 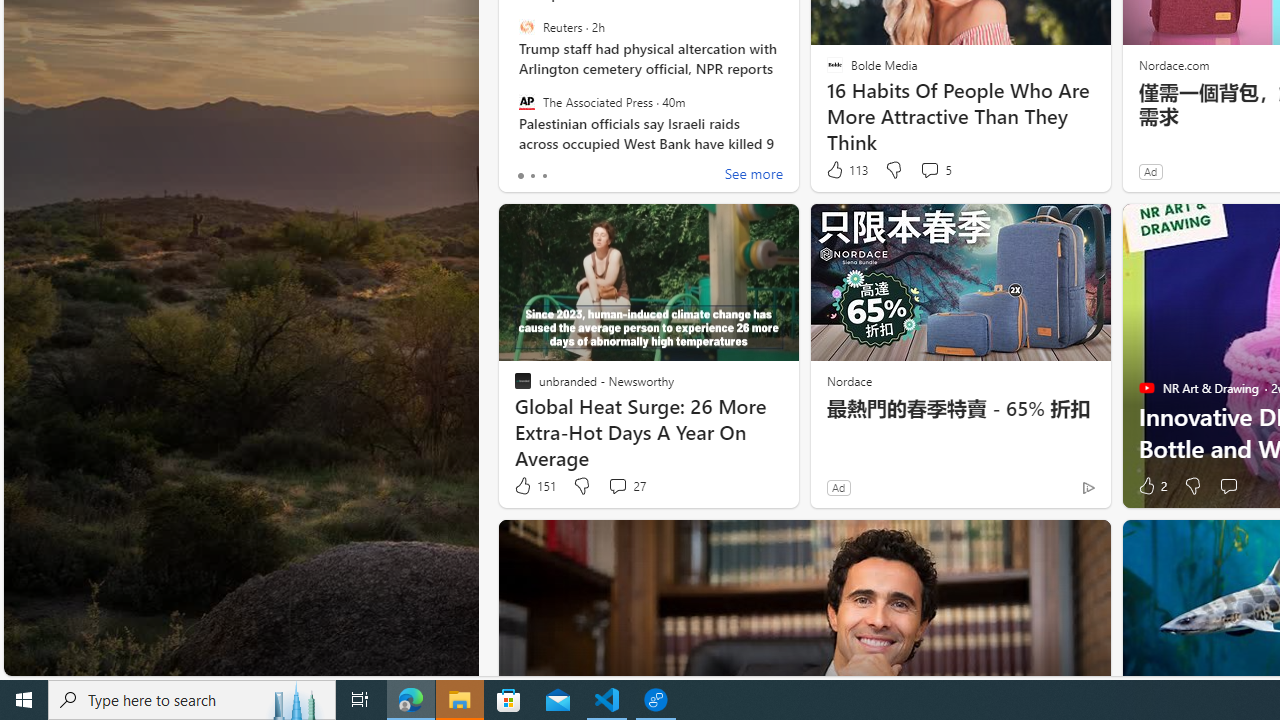 What do you see at coordinates (846, 169) in the screenshot?
I see `'113 Like'` at bounding box center [846, 169].